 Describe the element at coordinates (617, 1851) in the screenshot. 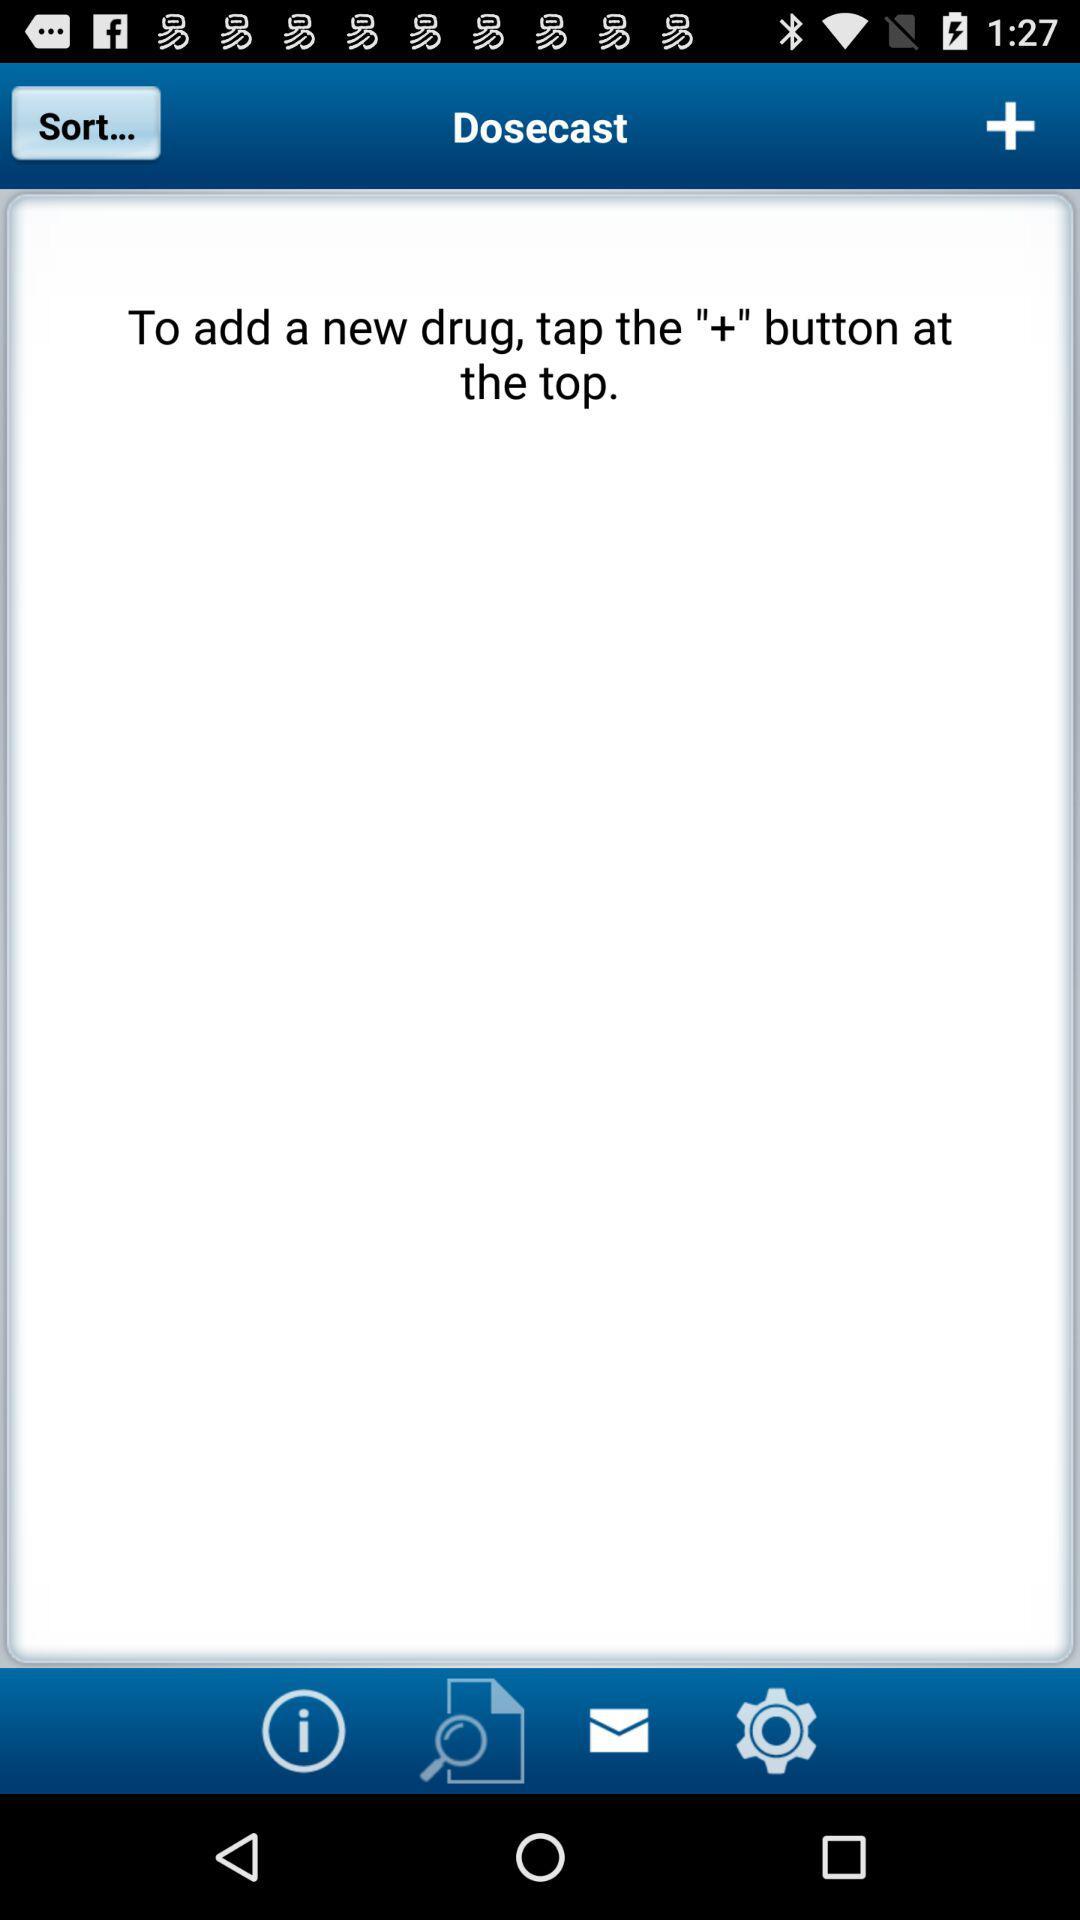

I see `the email icon` at that location.